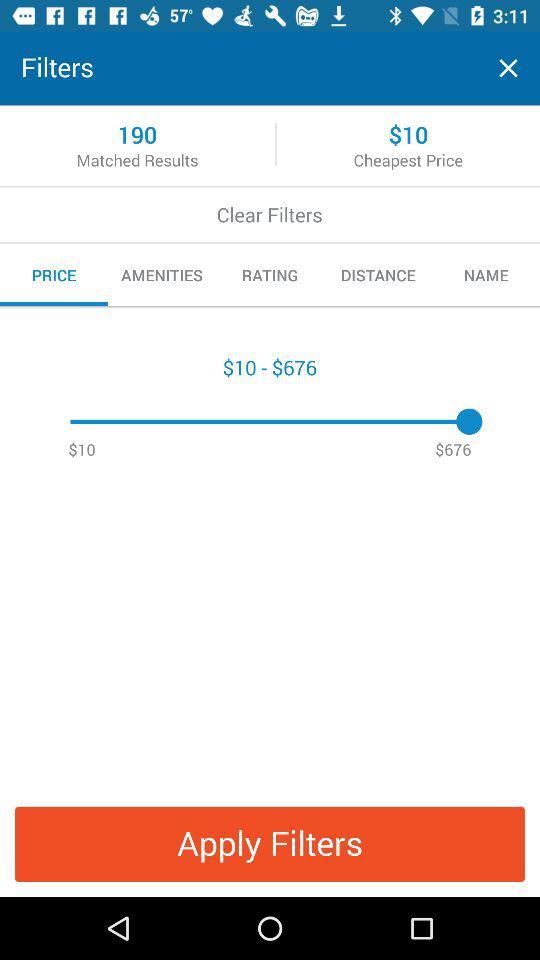  What do you see at coordinates (508, 68) in the screenshot?
I see `item to the right of the filters` at bounding box center [508, 68].